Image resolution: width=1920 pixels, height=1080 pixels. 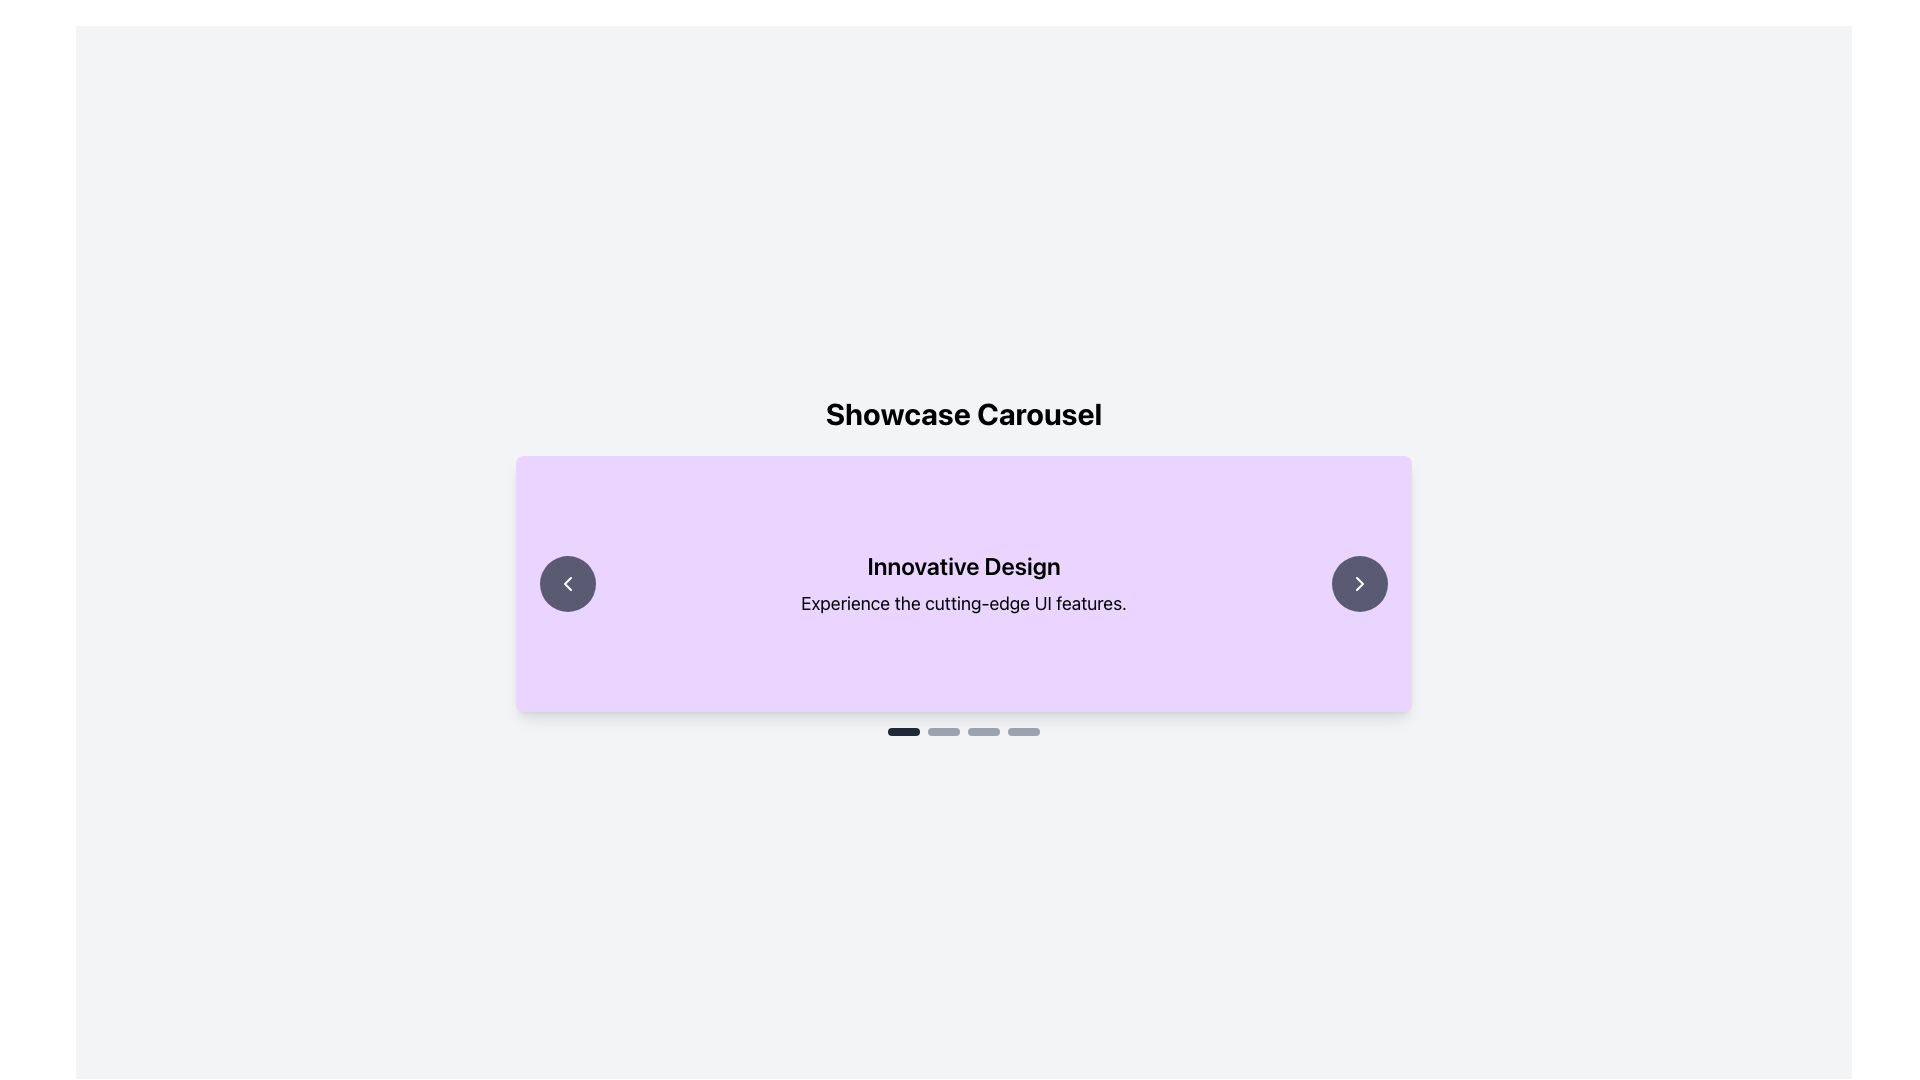 I want to click on text content from the informational display located centrally below the 'Showcase Carousel' heading, so click(x=964, y=583).